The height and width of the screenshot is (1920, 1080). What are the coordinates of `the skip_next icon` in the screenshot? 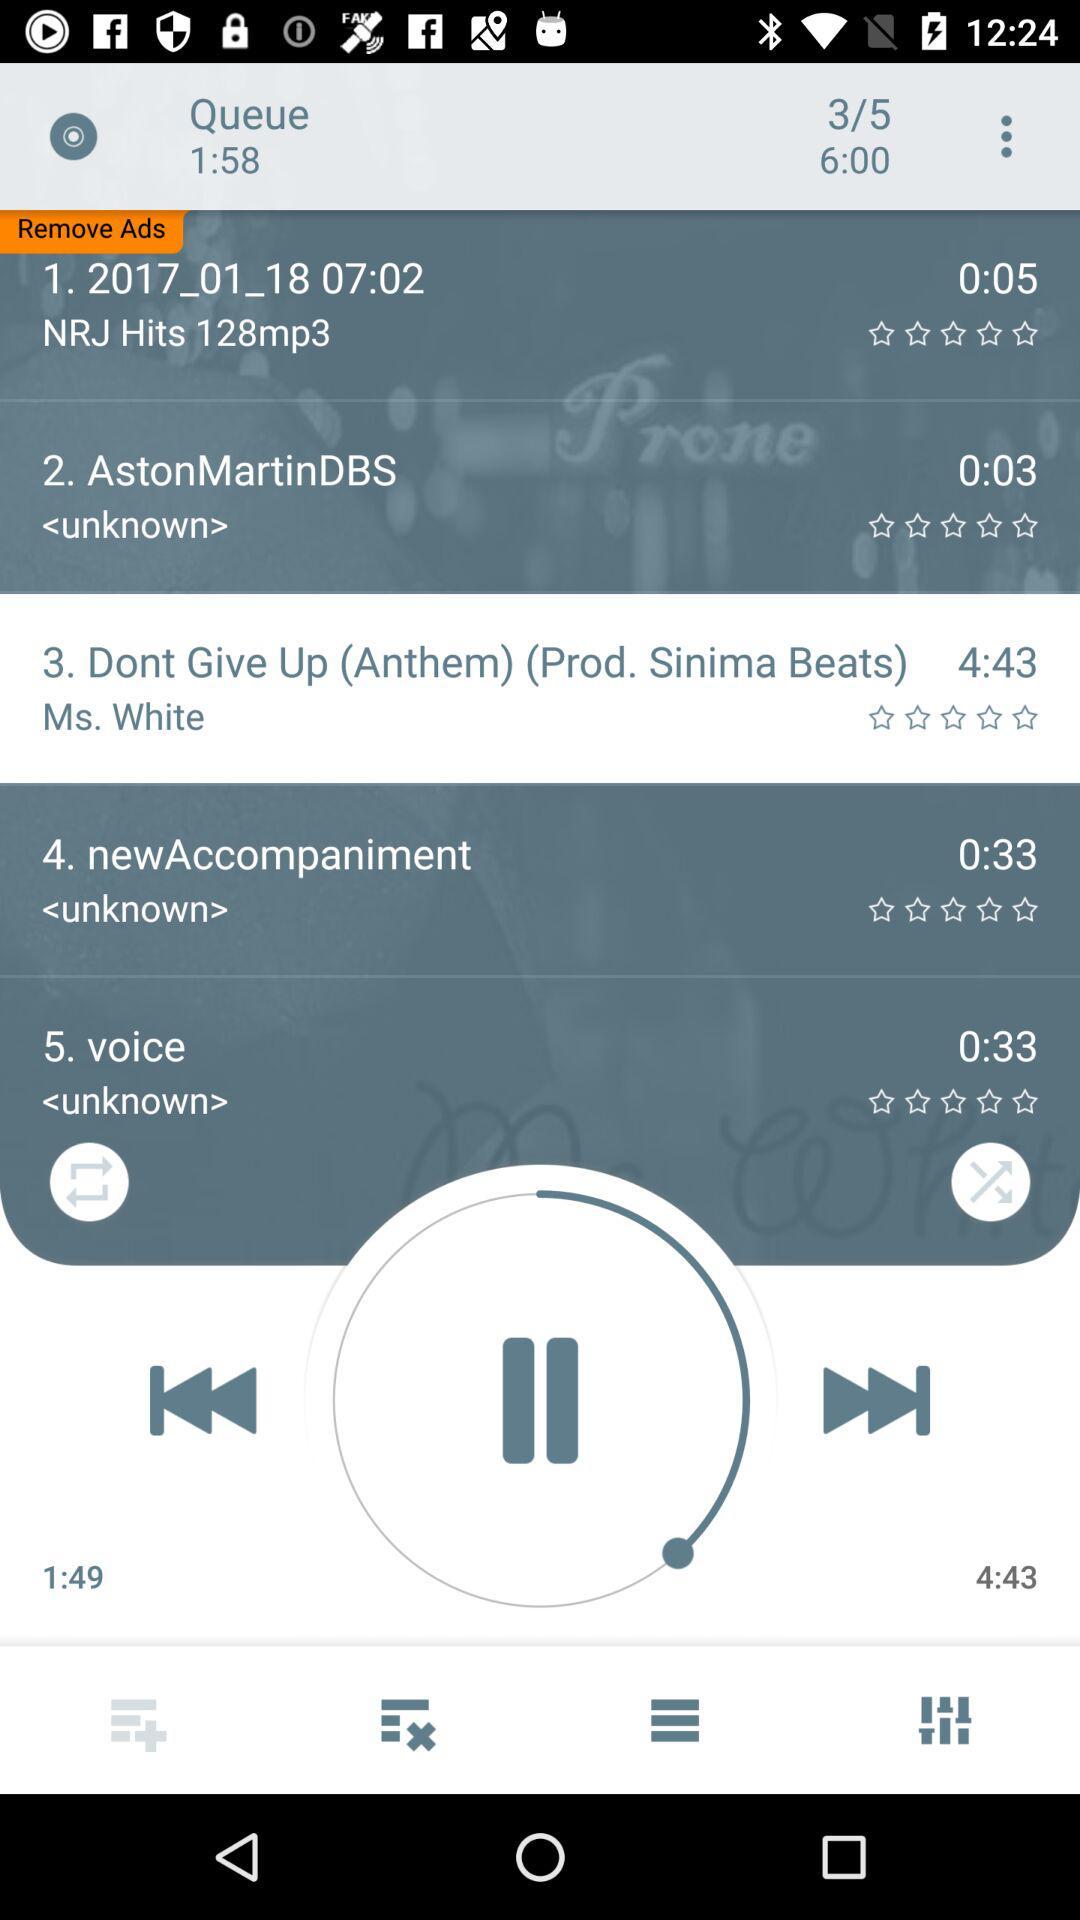 It's located at (875, 1399).